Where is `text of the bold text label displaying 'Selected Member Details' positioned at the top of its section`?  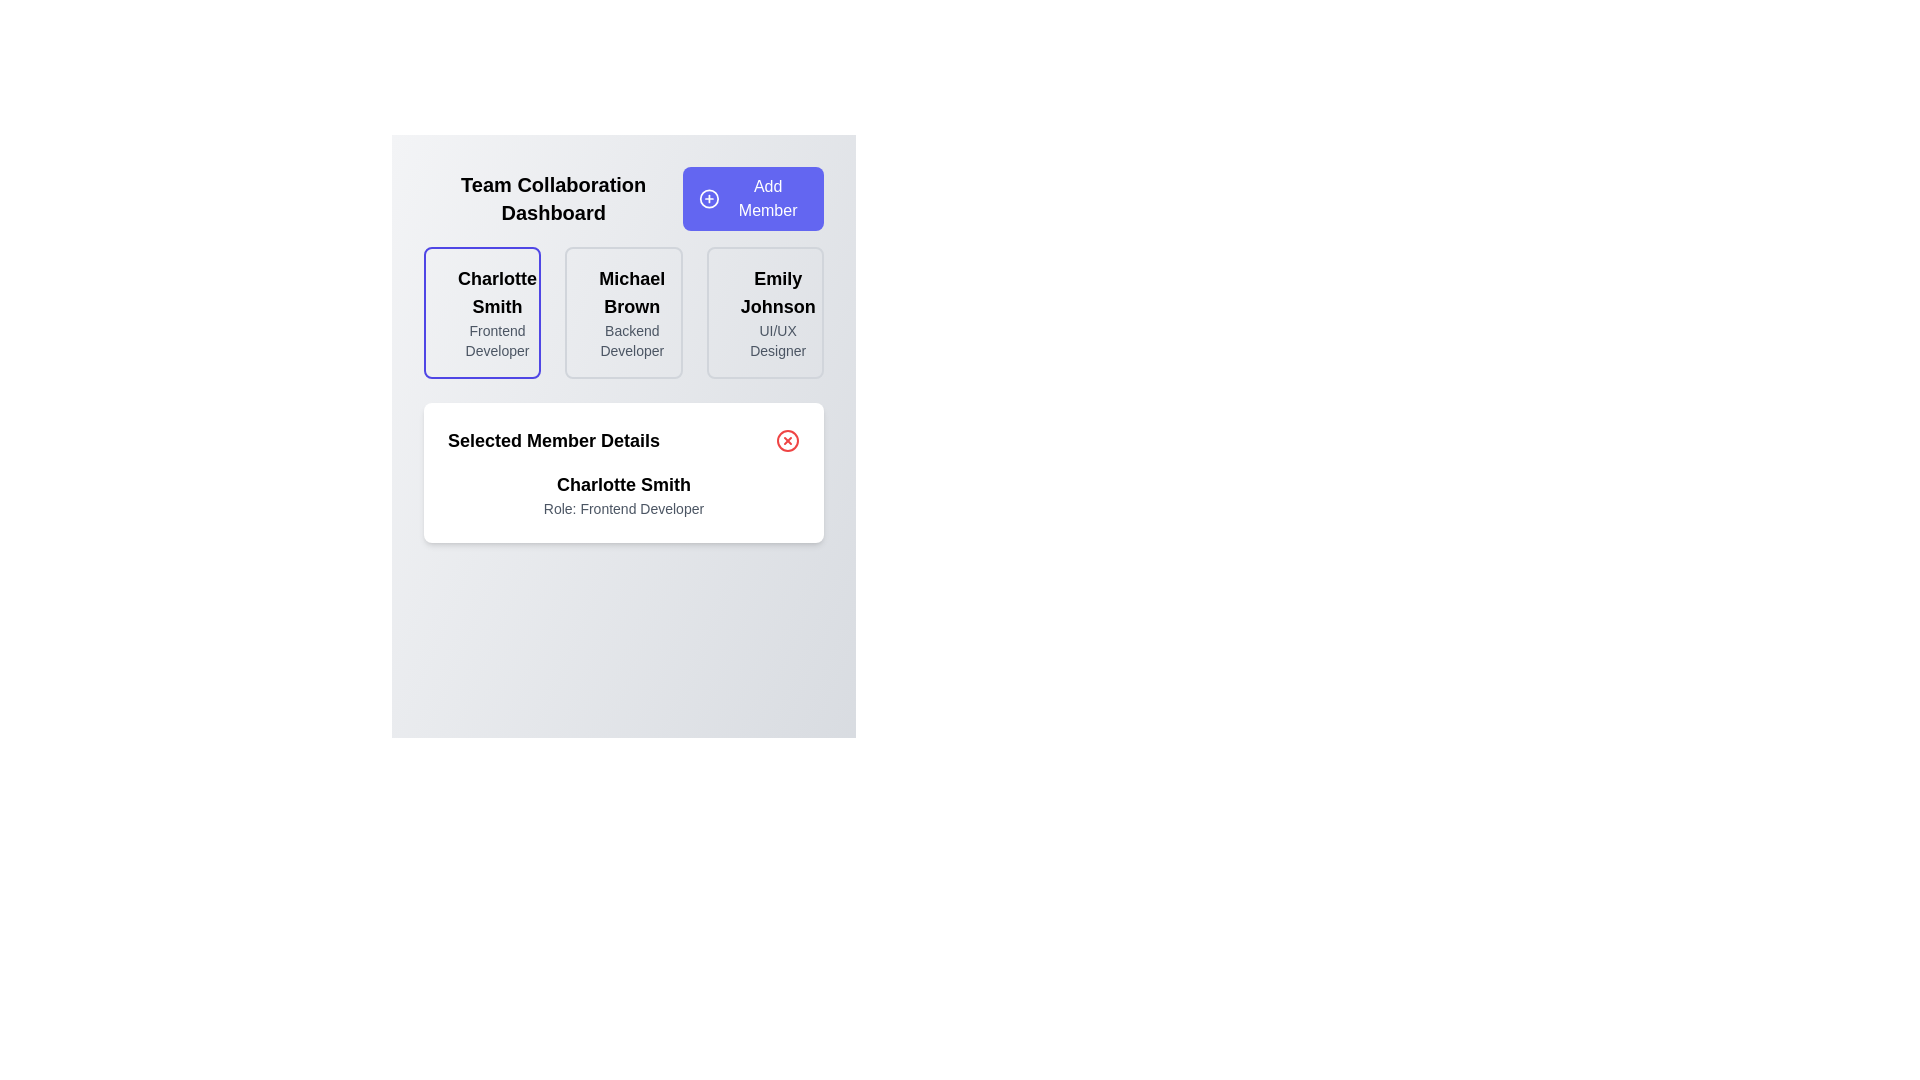 text of the bold text label displaying 'Selected Member Details' positioned at the top of its section is located at coordinates (554, 439).